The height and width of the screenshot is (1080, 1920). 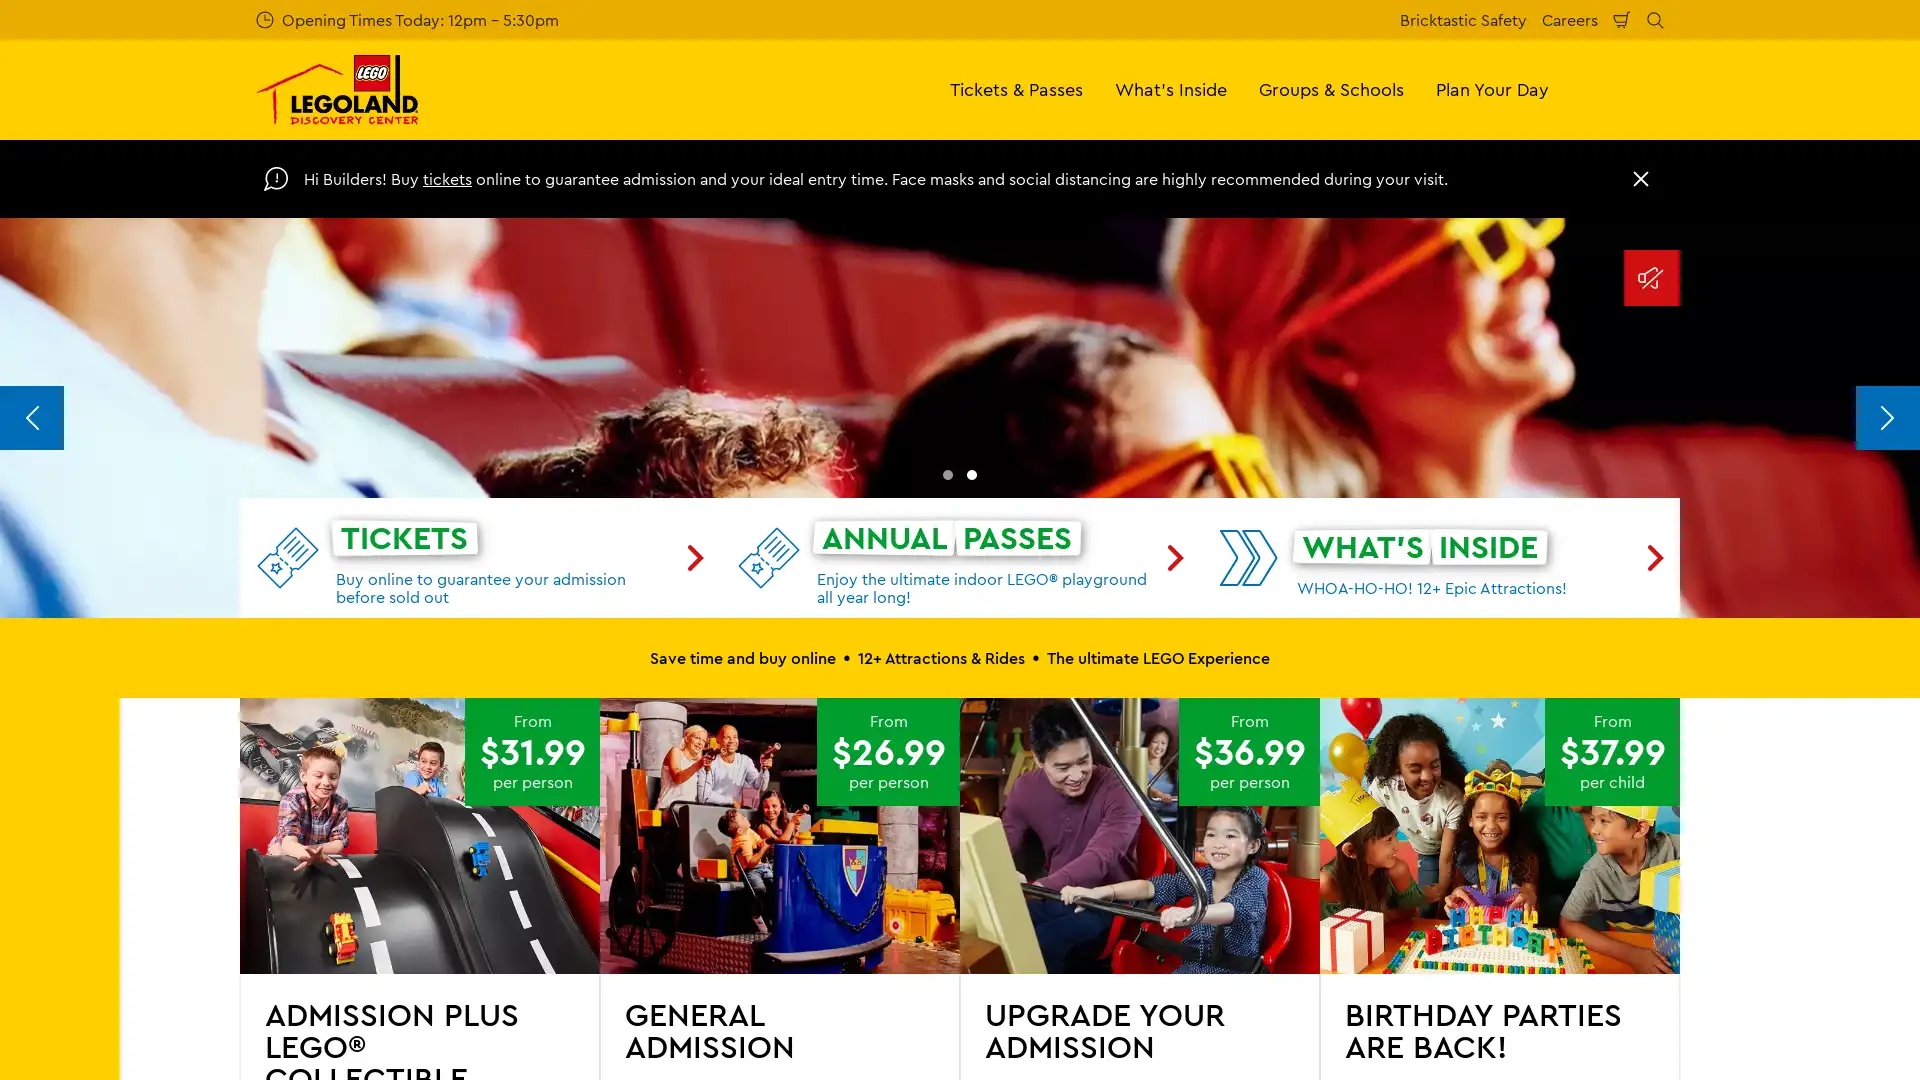 I want to click on Close, so click(x=1641, y=177).